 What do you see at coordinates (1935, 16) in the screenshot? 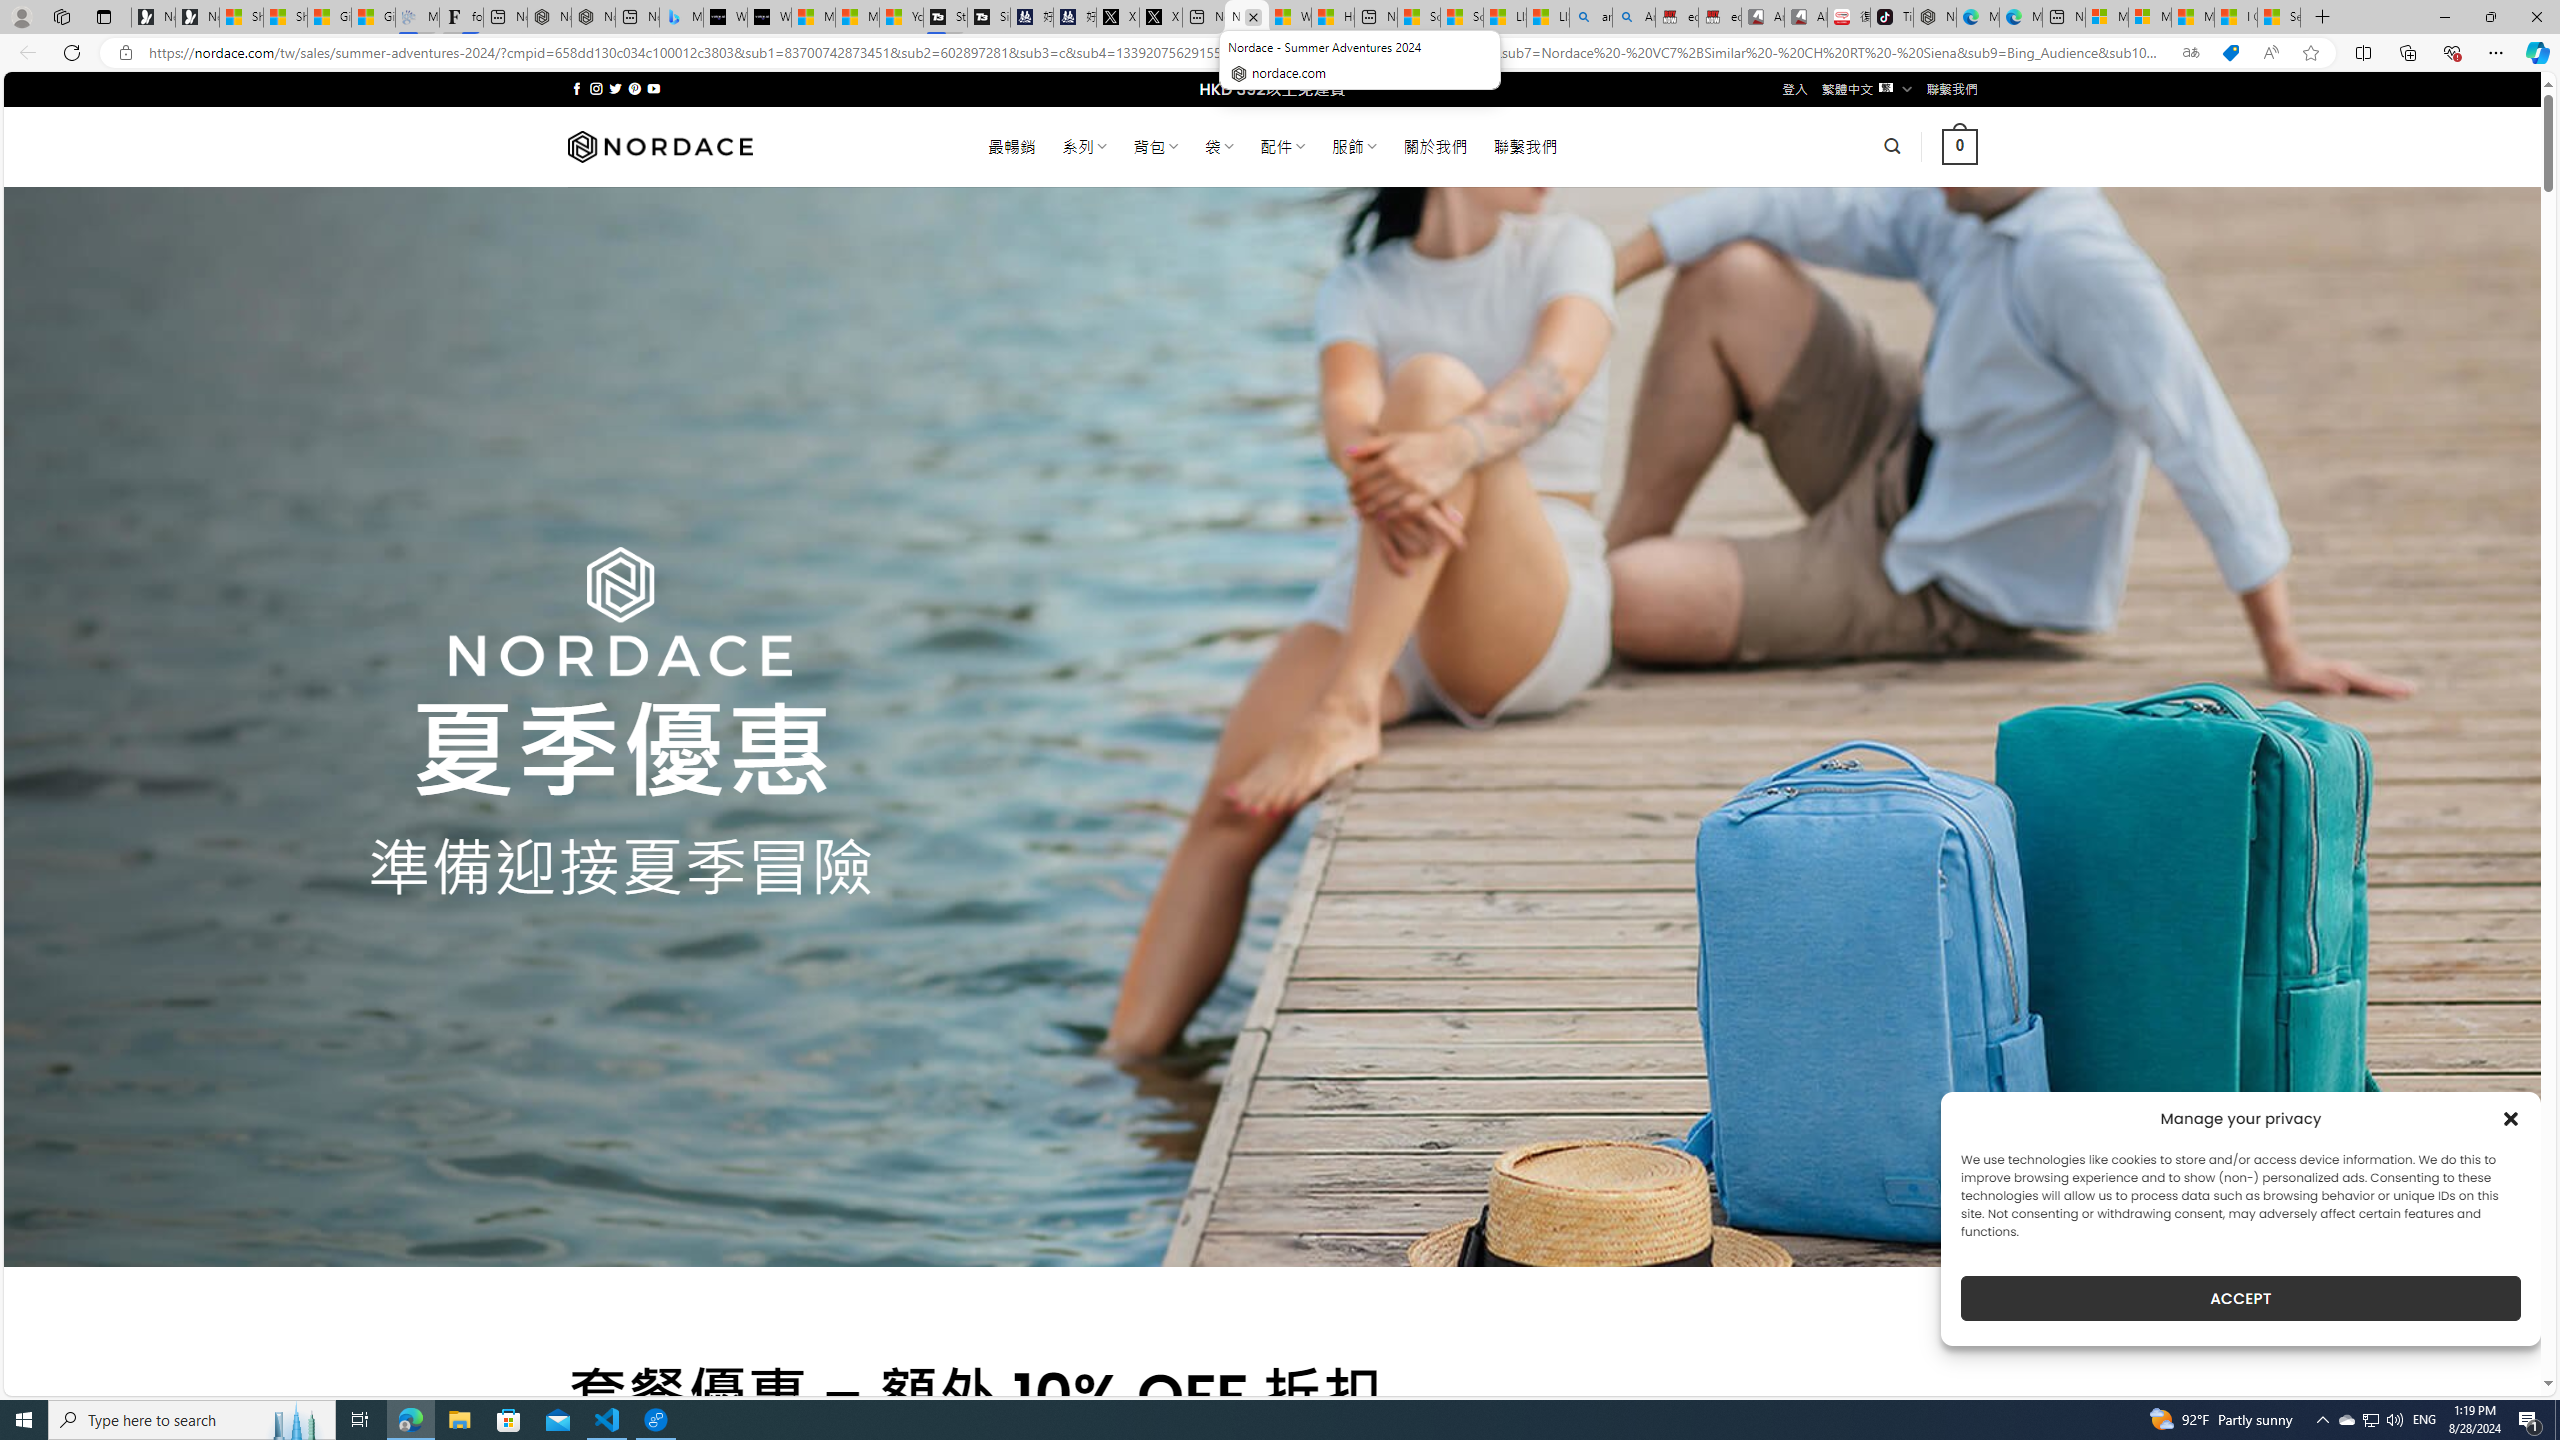
I see `'Nordace - Best Sellers'` at bounding box center [1935, 16].